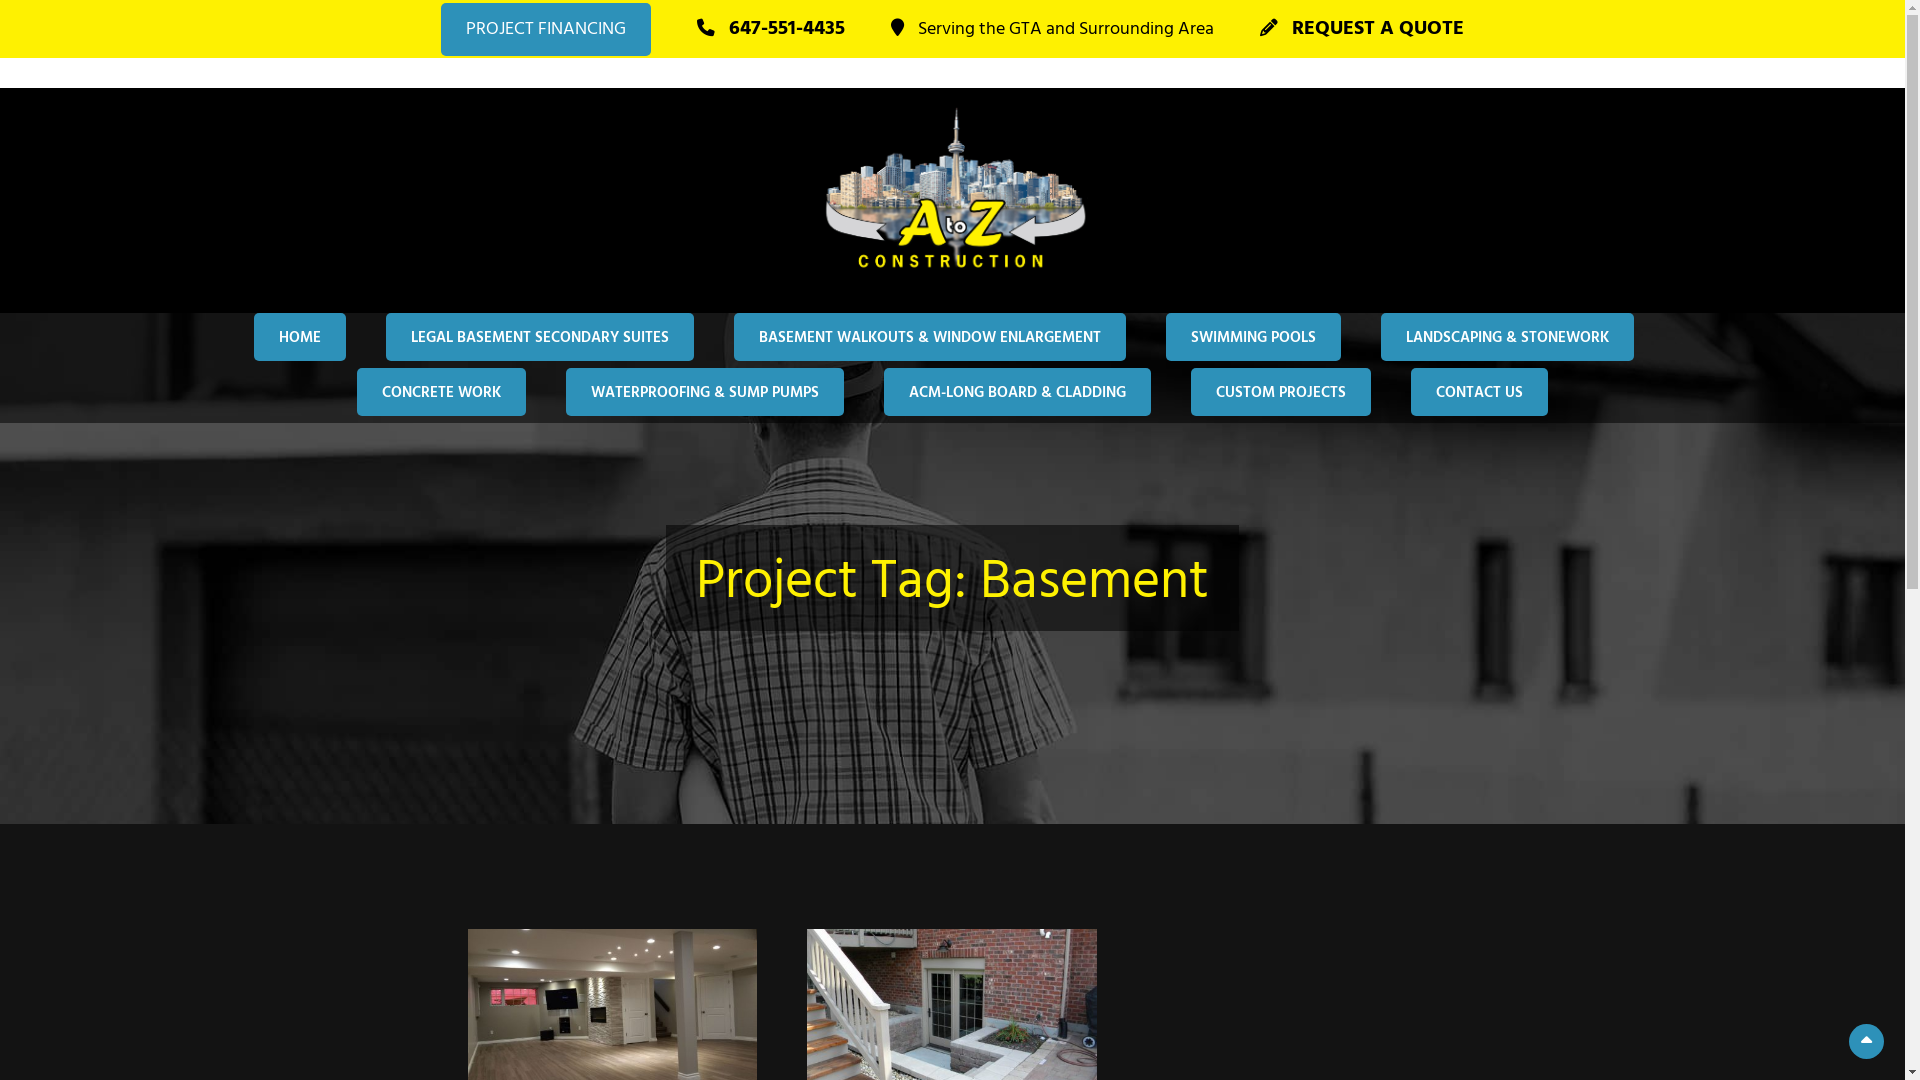 The width and height of the screenshot is (1920, 1080). I want to click on '647-551-4435', so click(770, 29).